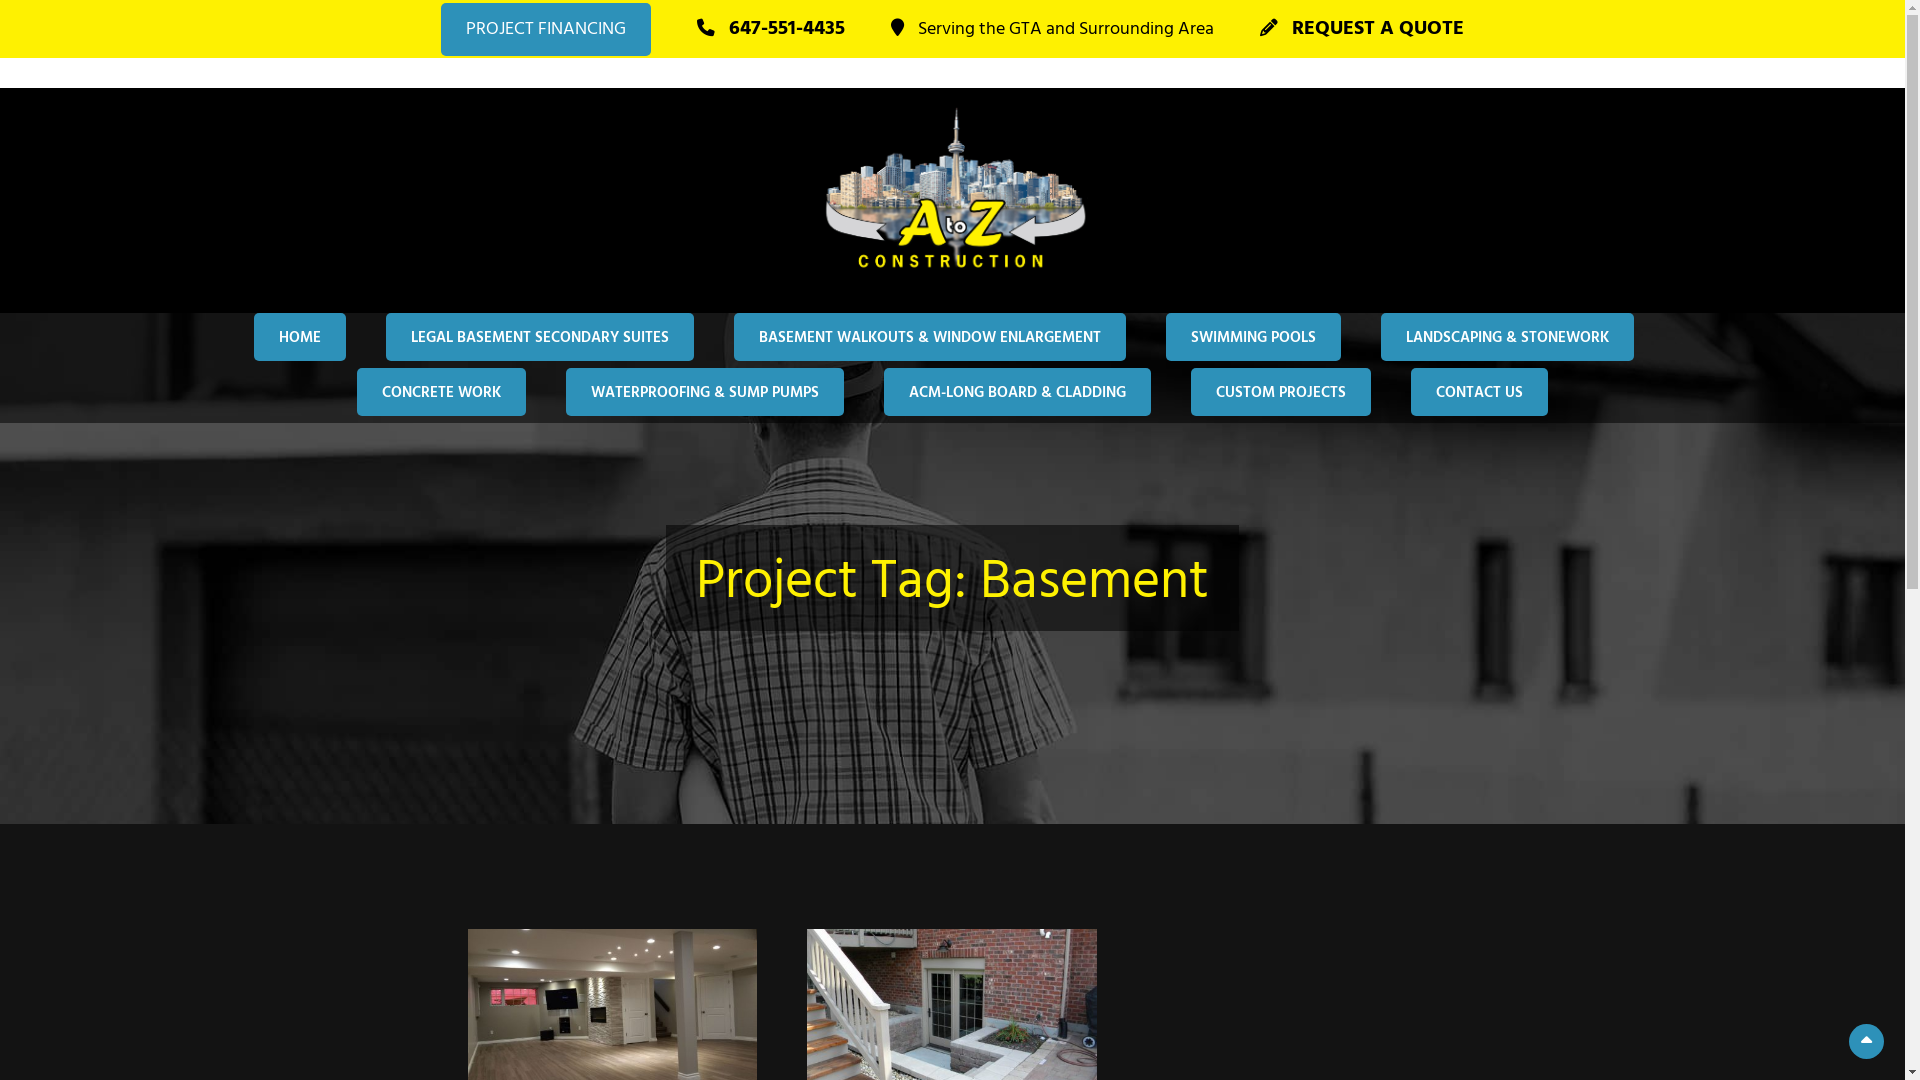 The width and height of the screenshot is (1920, 1080). I want to click on '647-551-4435', so click(770, 29).